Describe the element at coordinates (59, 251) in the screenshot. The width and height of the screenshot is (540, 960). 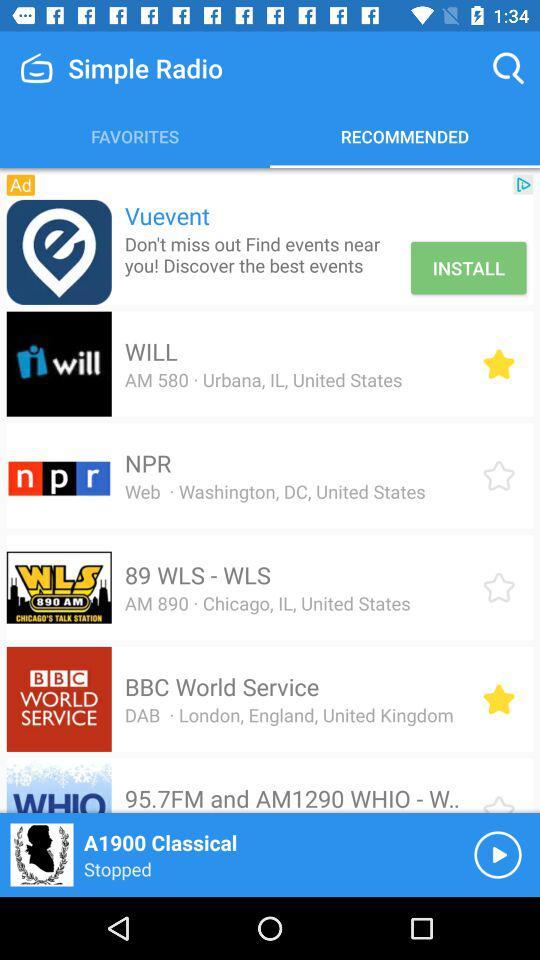
I see `opens a company 's website` at that location.